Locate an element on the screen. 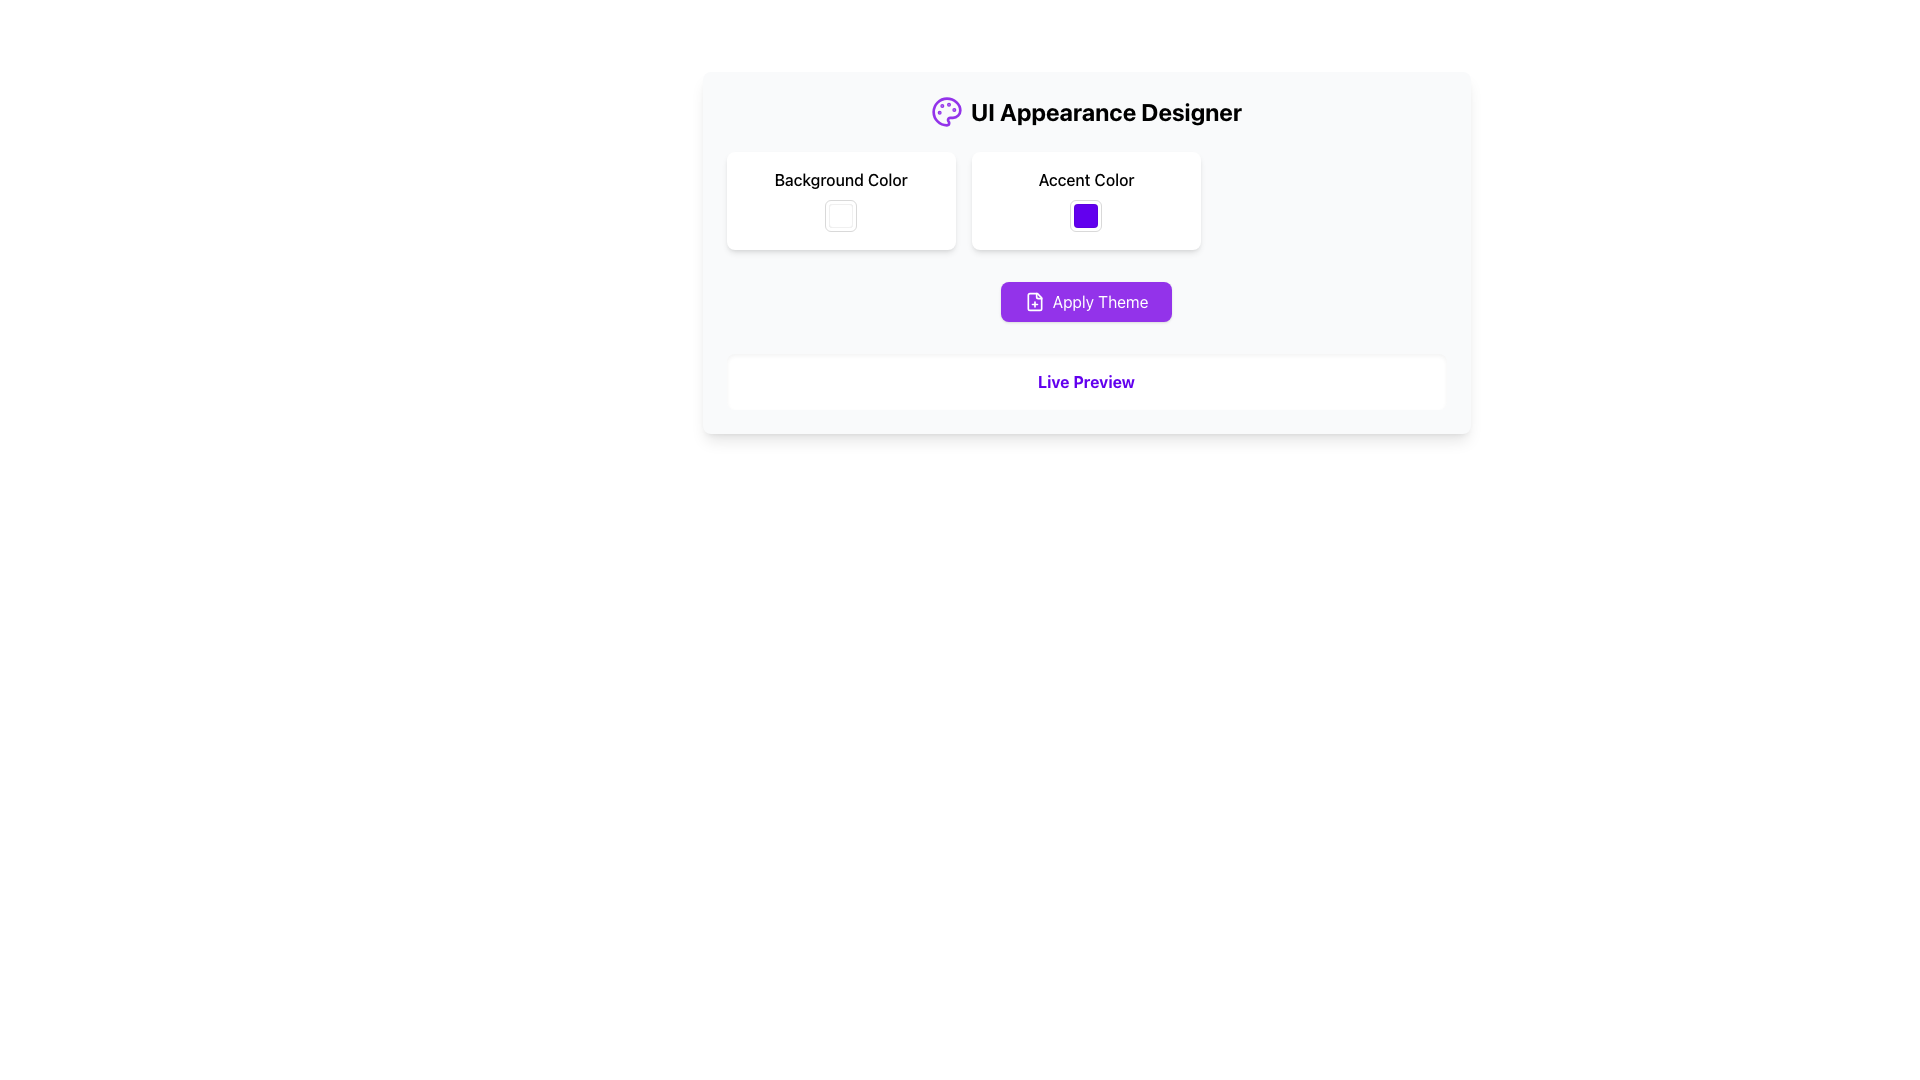 The width and height of the screenshot is (1920, 1080). the small, square-shaped color display block with a vivid purple background located in the 'Accent Color' section of the 'UI Appearance Designer' is located at coordinates (1085, 216).